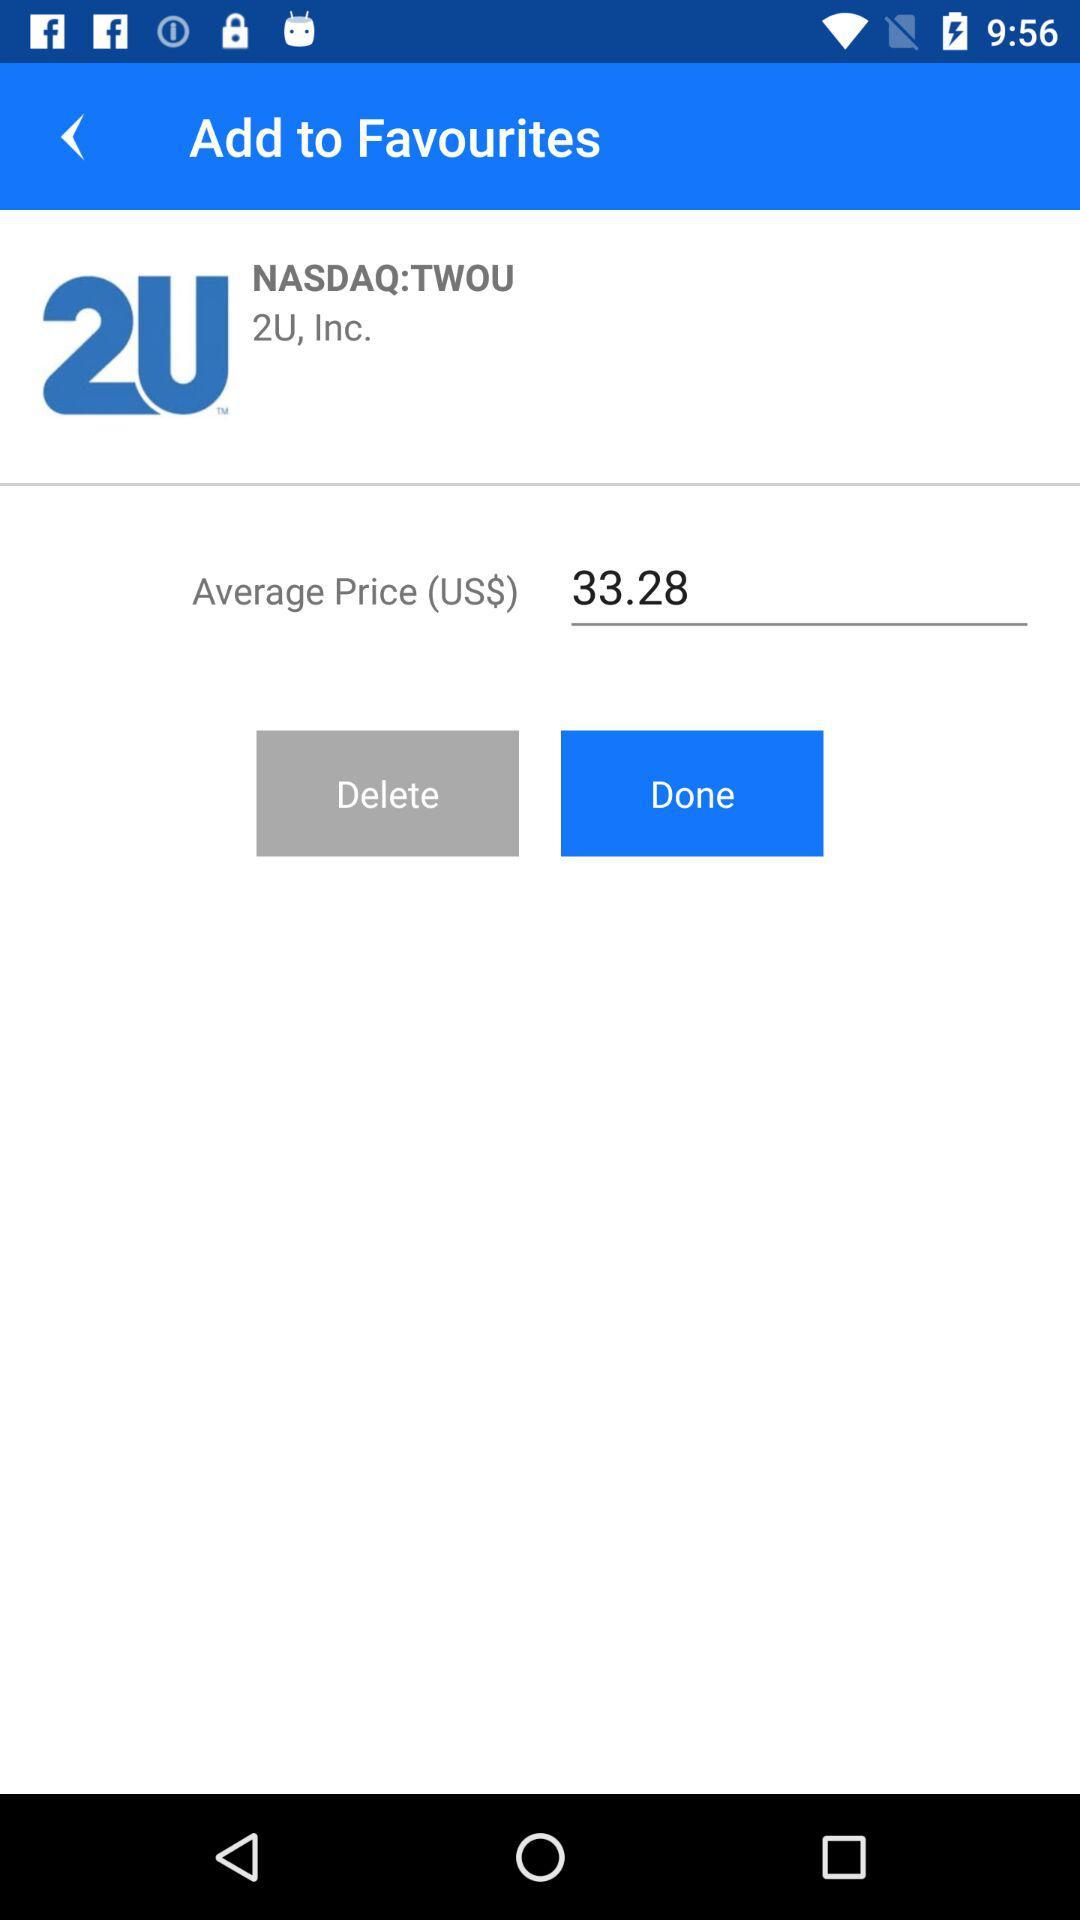  Describe the element at coordinates (387, 792) in the screenshot. I see `icon below the average price (us$)` at that location.